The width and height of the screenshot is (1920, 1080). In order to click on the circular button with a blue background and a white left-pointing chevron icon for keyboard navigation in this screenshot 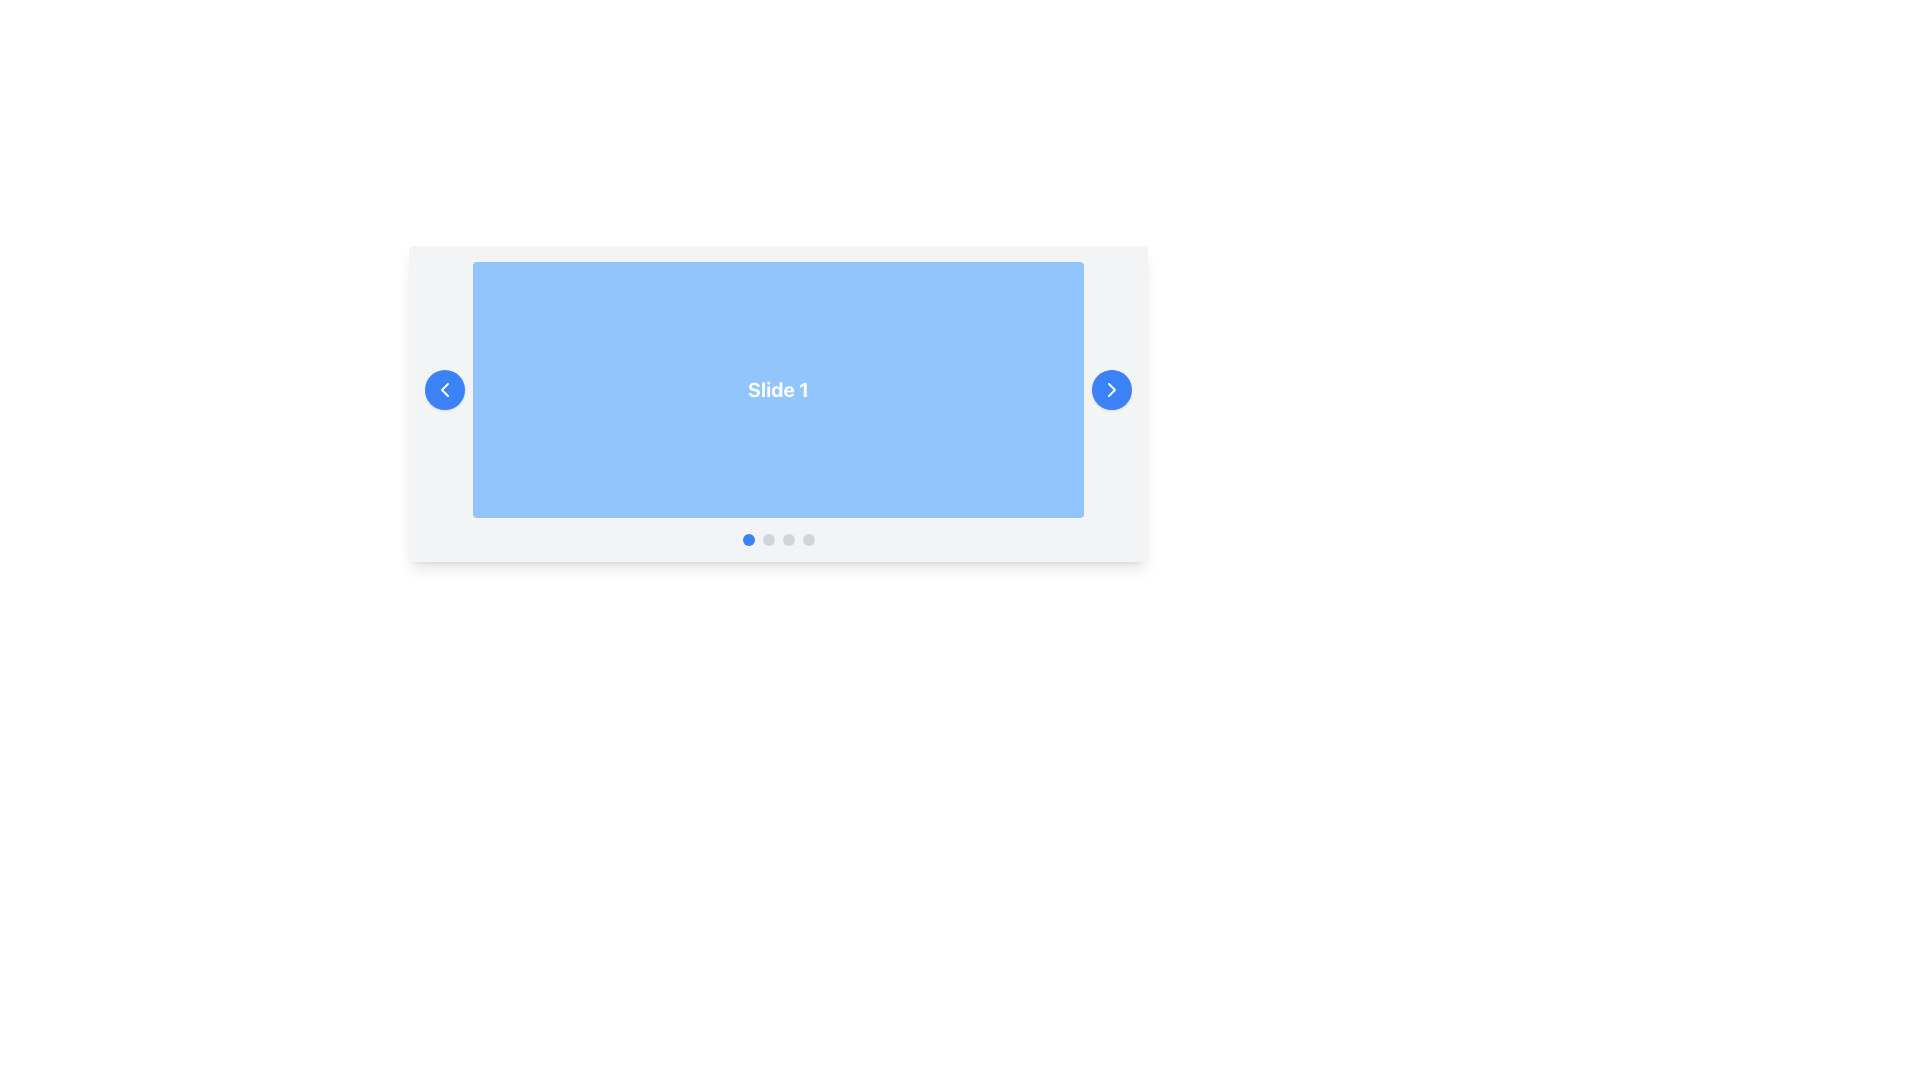, I will do `click(444, 389)`.